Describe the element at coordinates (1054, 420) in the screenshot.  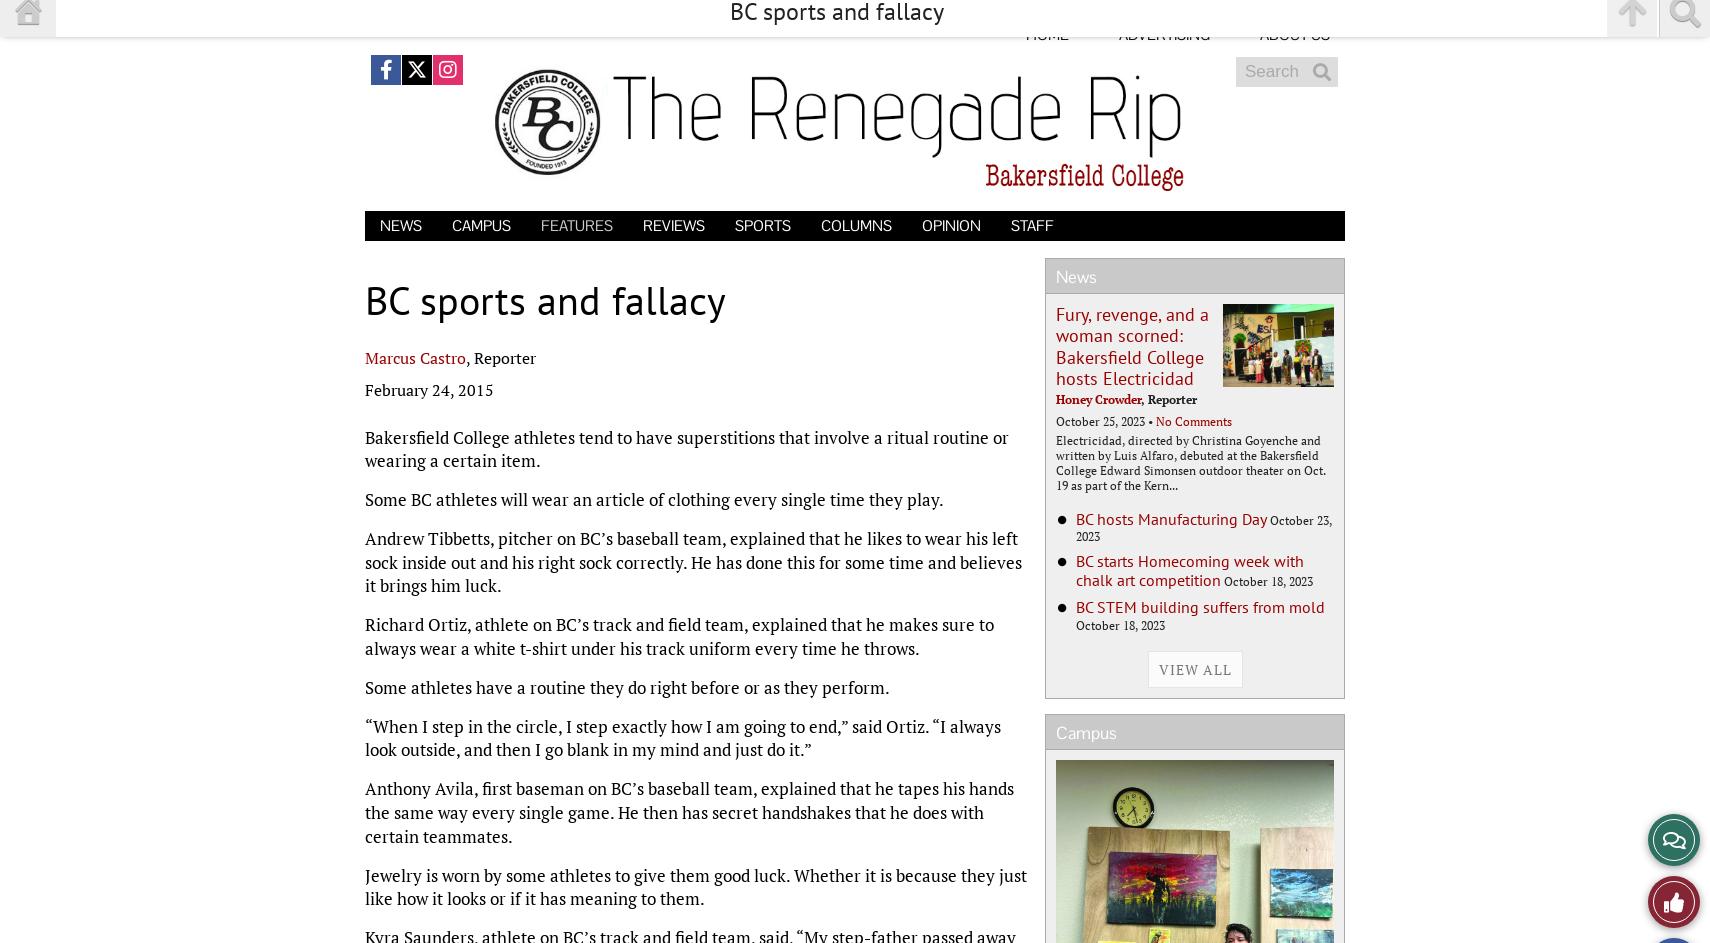
I see `'October 25, 2023'` at that location.